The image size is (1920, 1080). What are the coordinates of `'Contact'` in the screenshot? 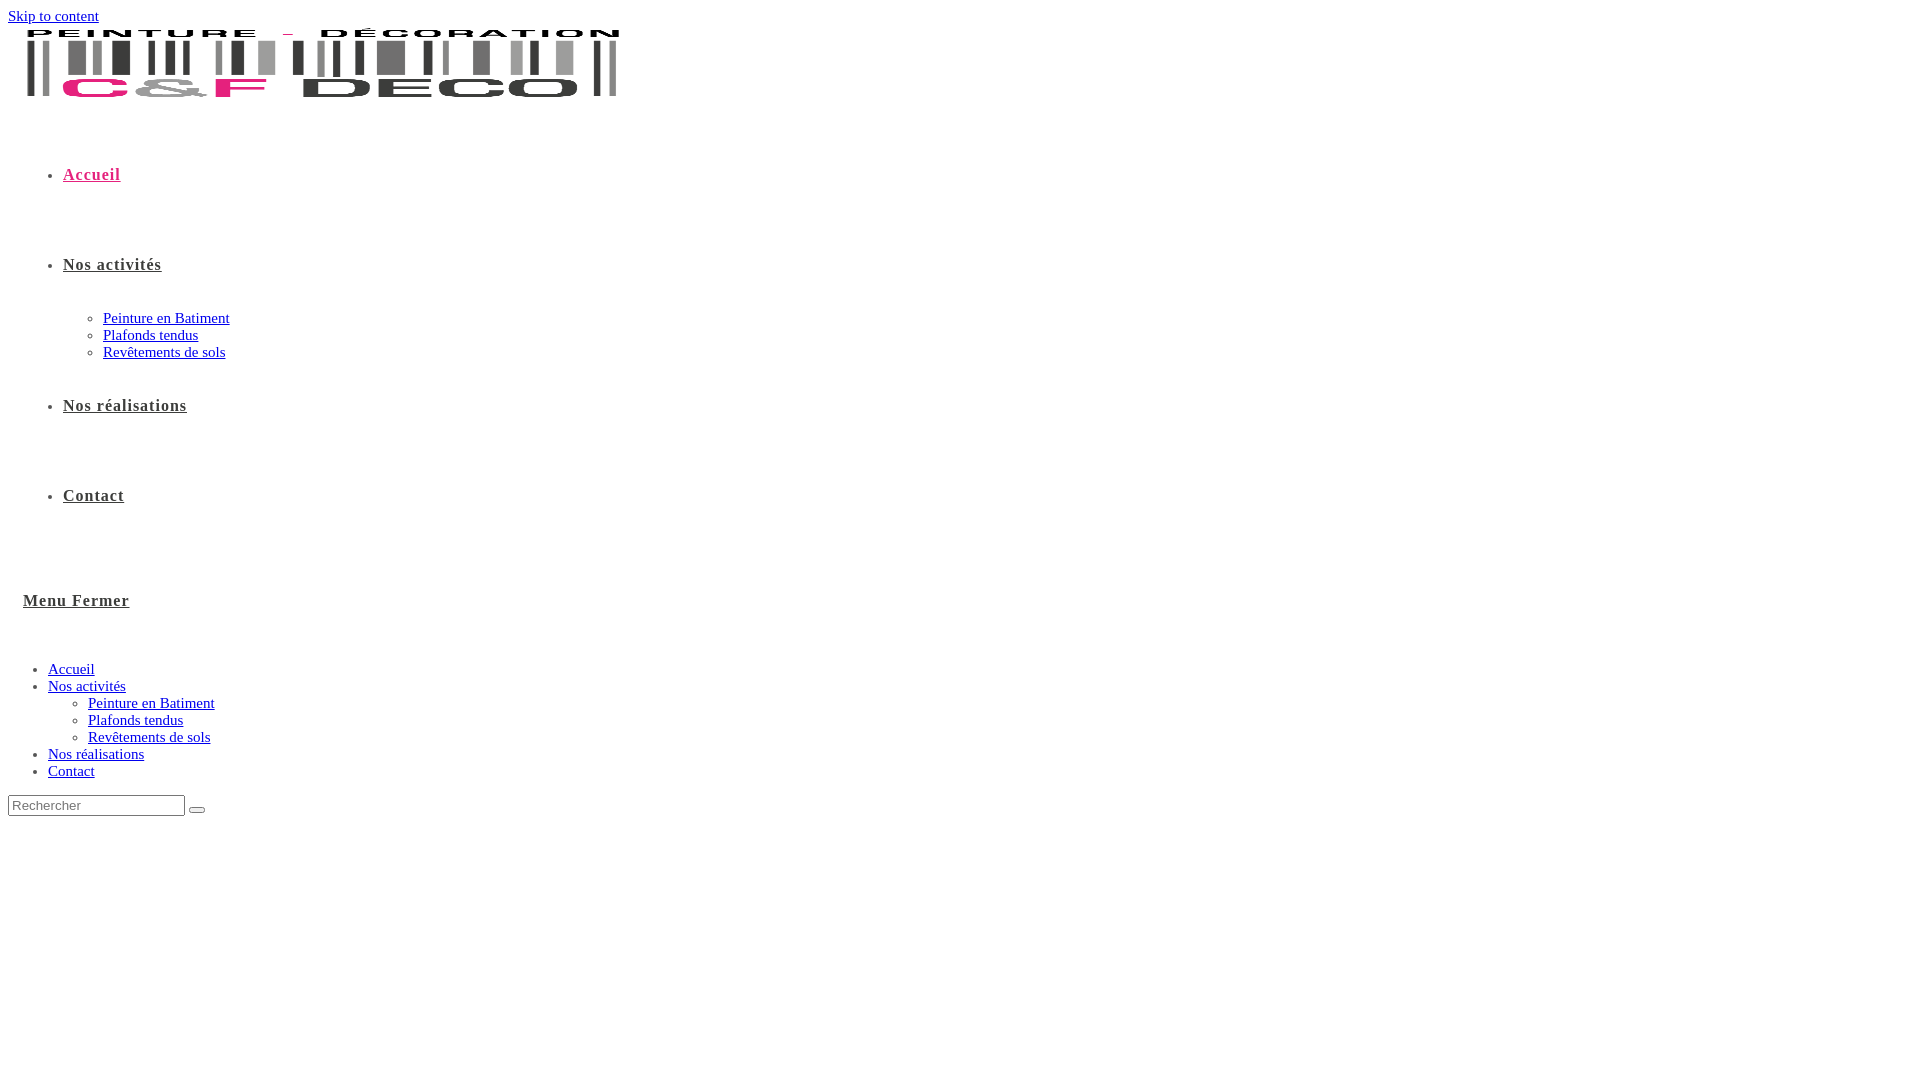 It's located at (71, 770).